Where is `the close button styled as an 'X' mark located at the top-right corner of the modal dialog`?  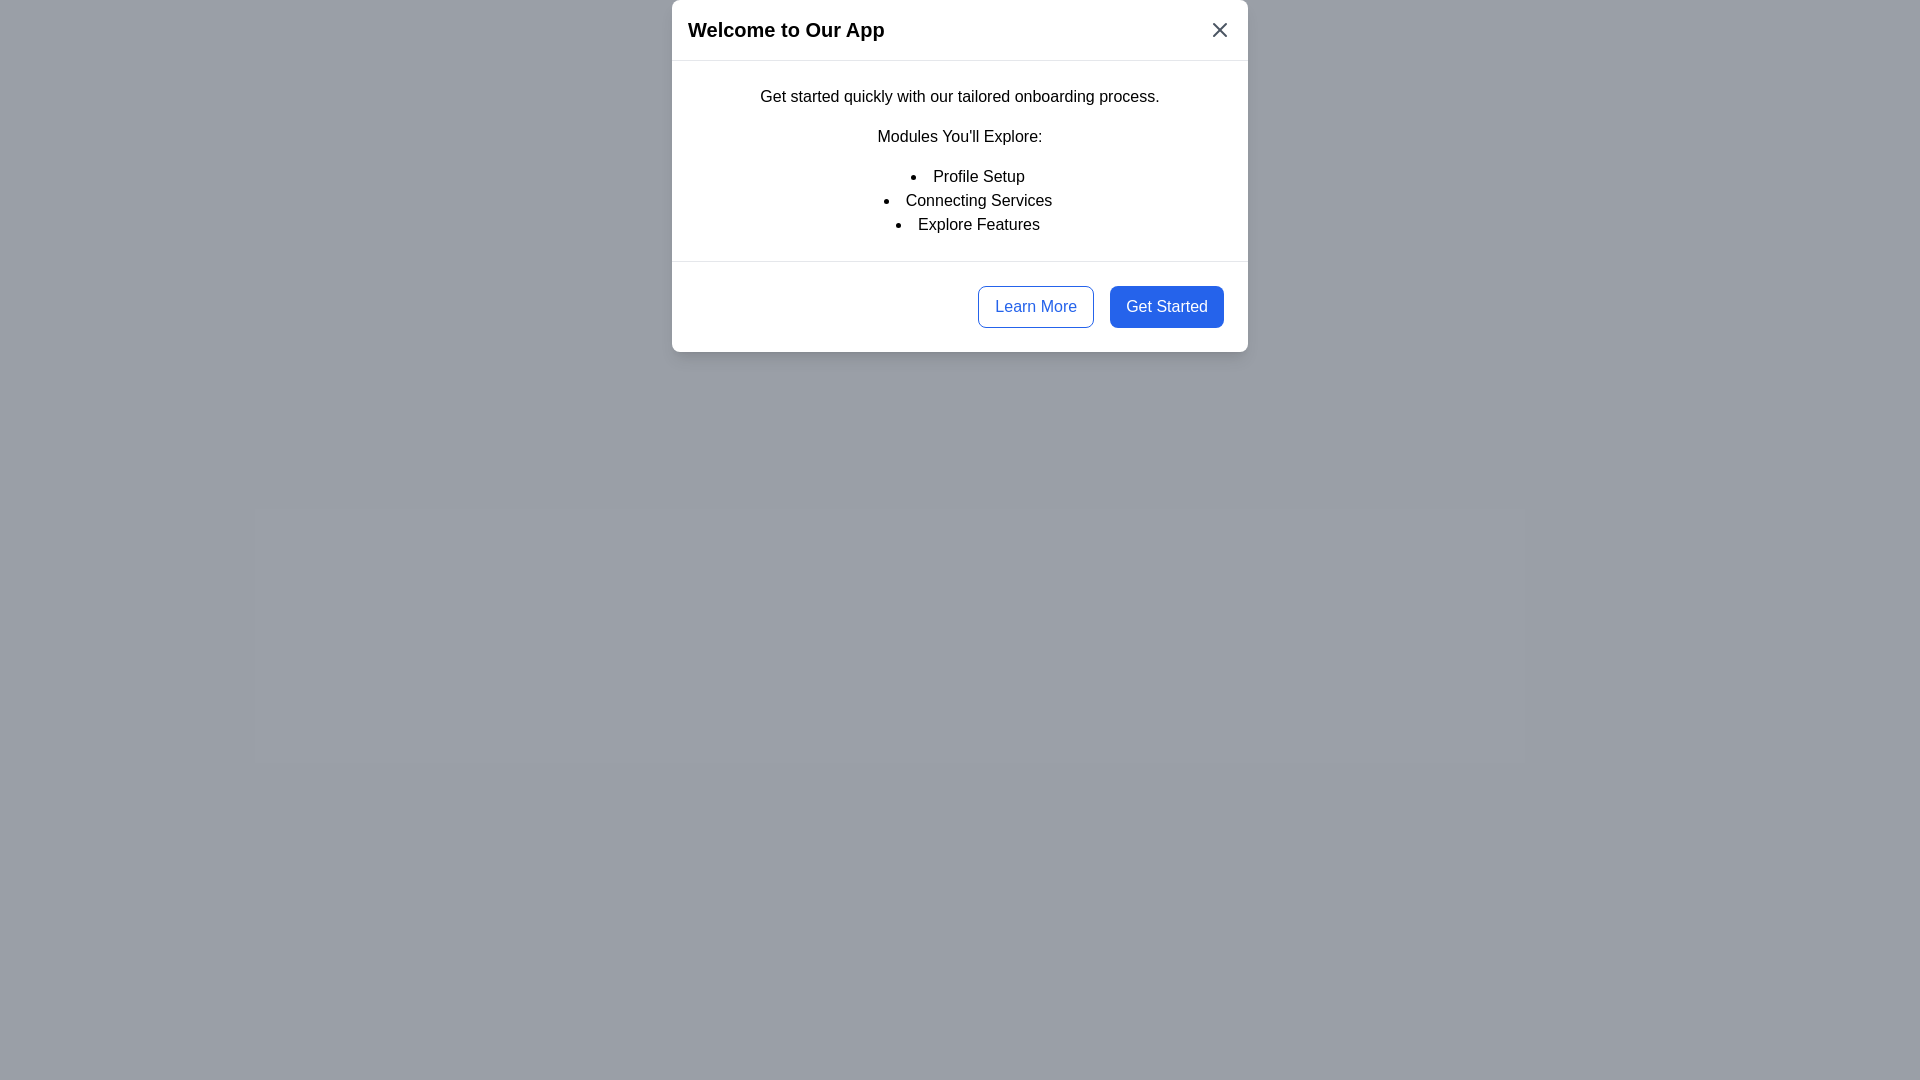 the close button styled as an 'X' mark located at the top-right corner of the modal dialog is located at coordinates (1218, 30).